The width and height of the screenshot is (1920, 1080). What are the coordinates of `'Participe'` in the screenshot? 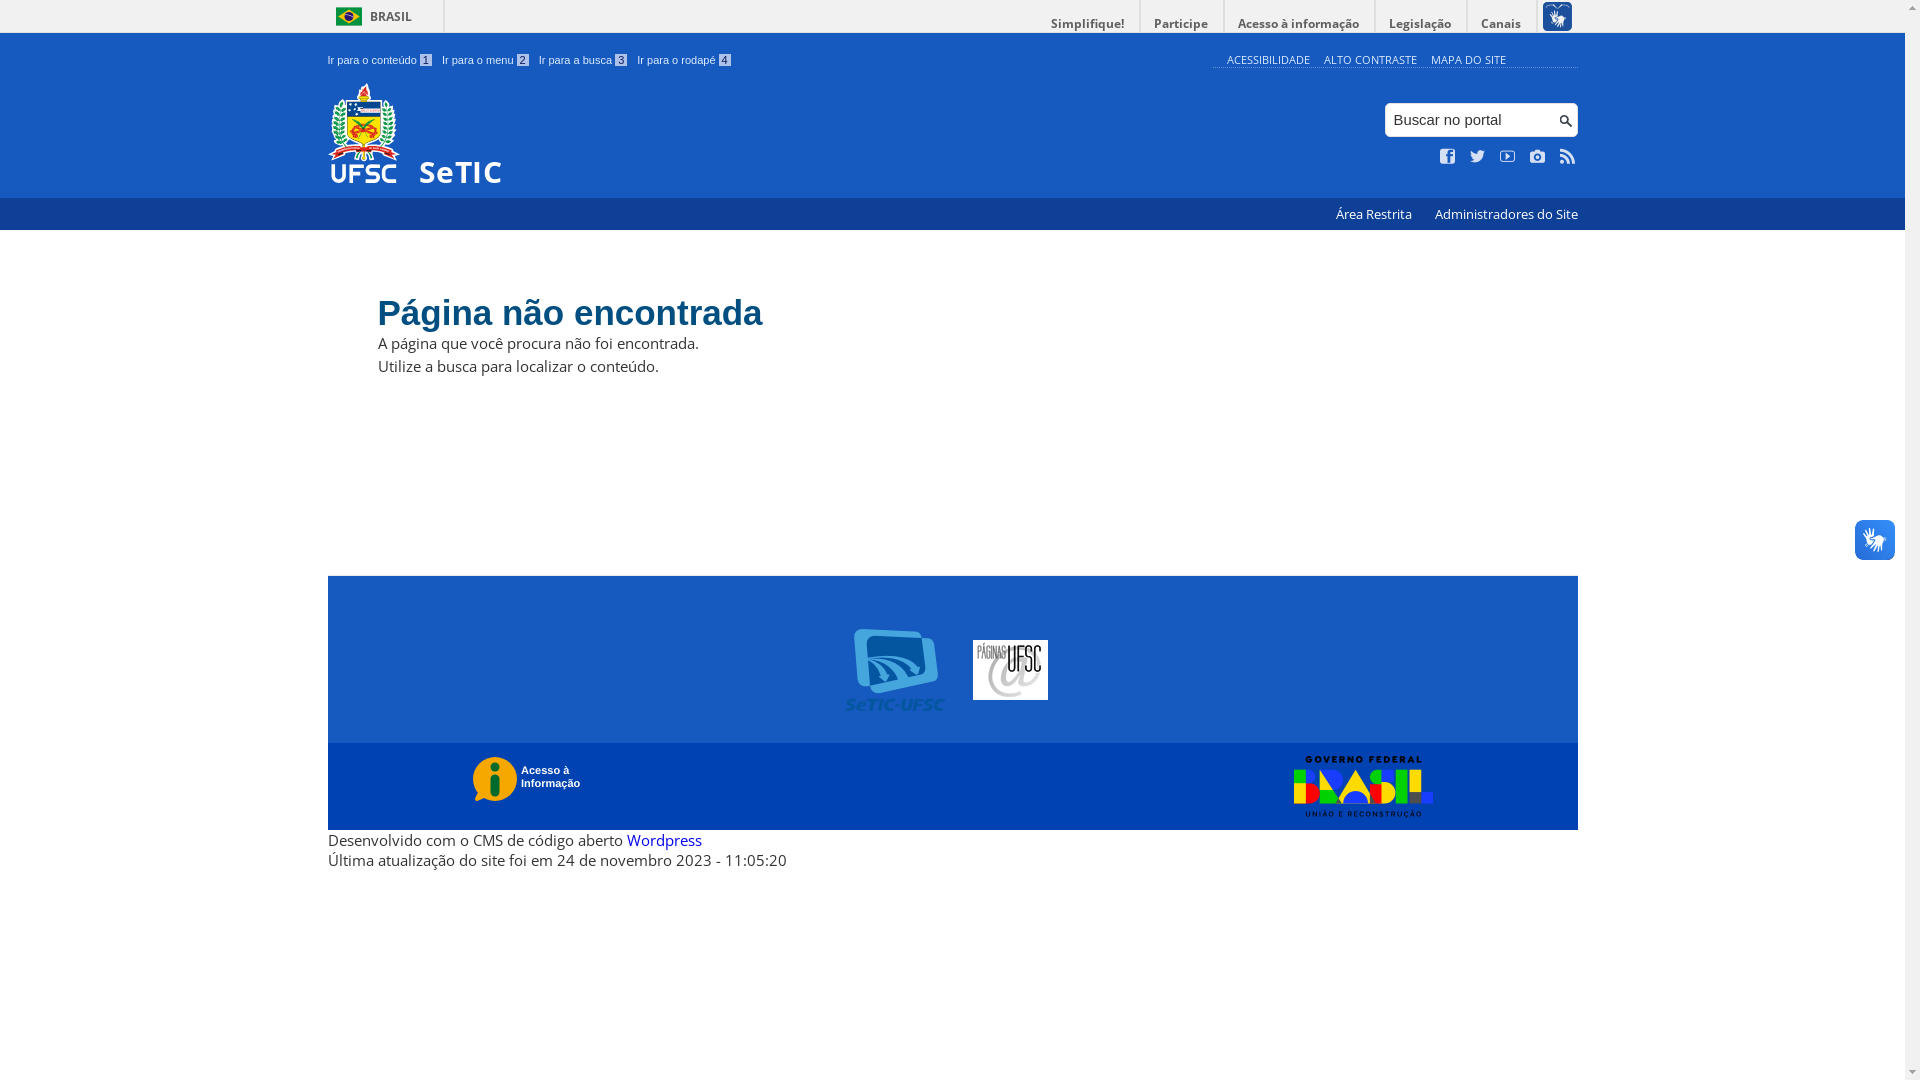 It's located at (1180, 23).